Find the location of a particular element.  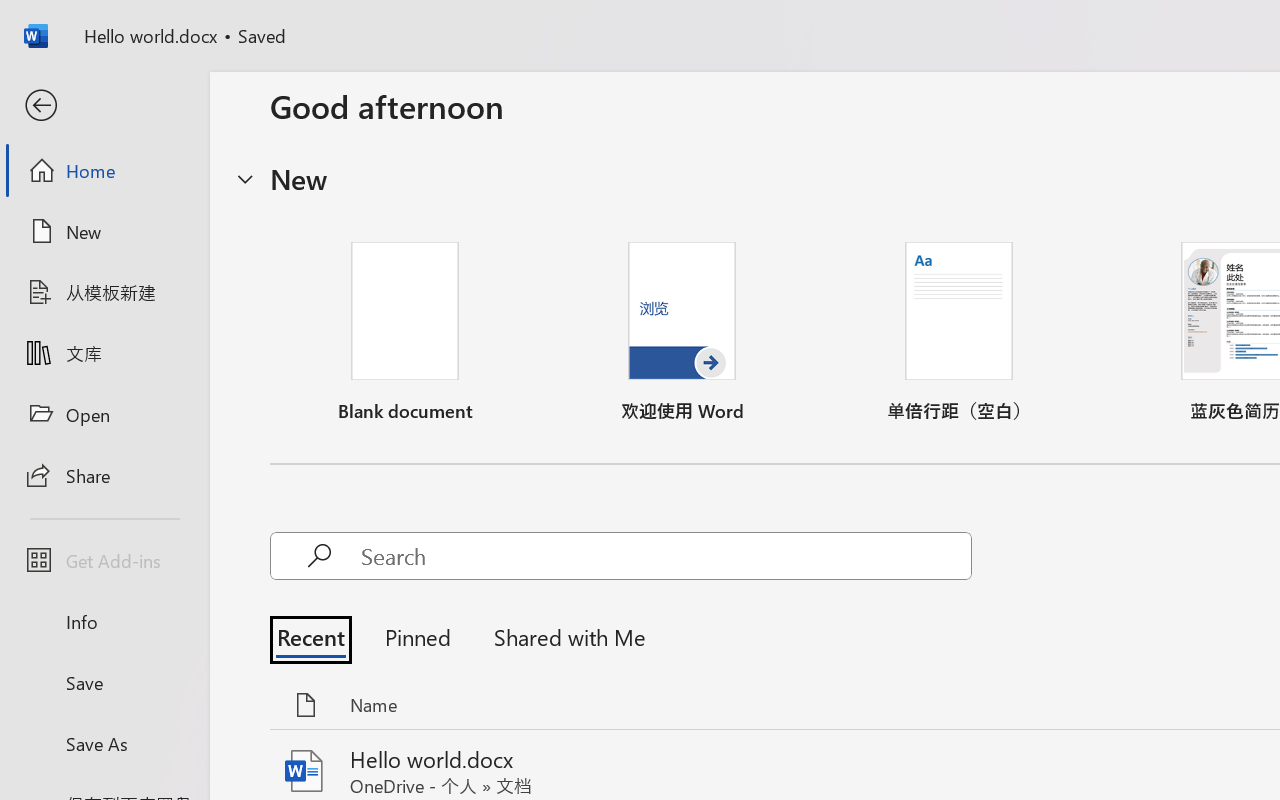

'Recent' is located at coordinates (315, 635).